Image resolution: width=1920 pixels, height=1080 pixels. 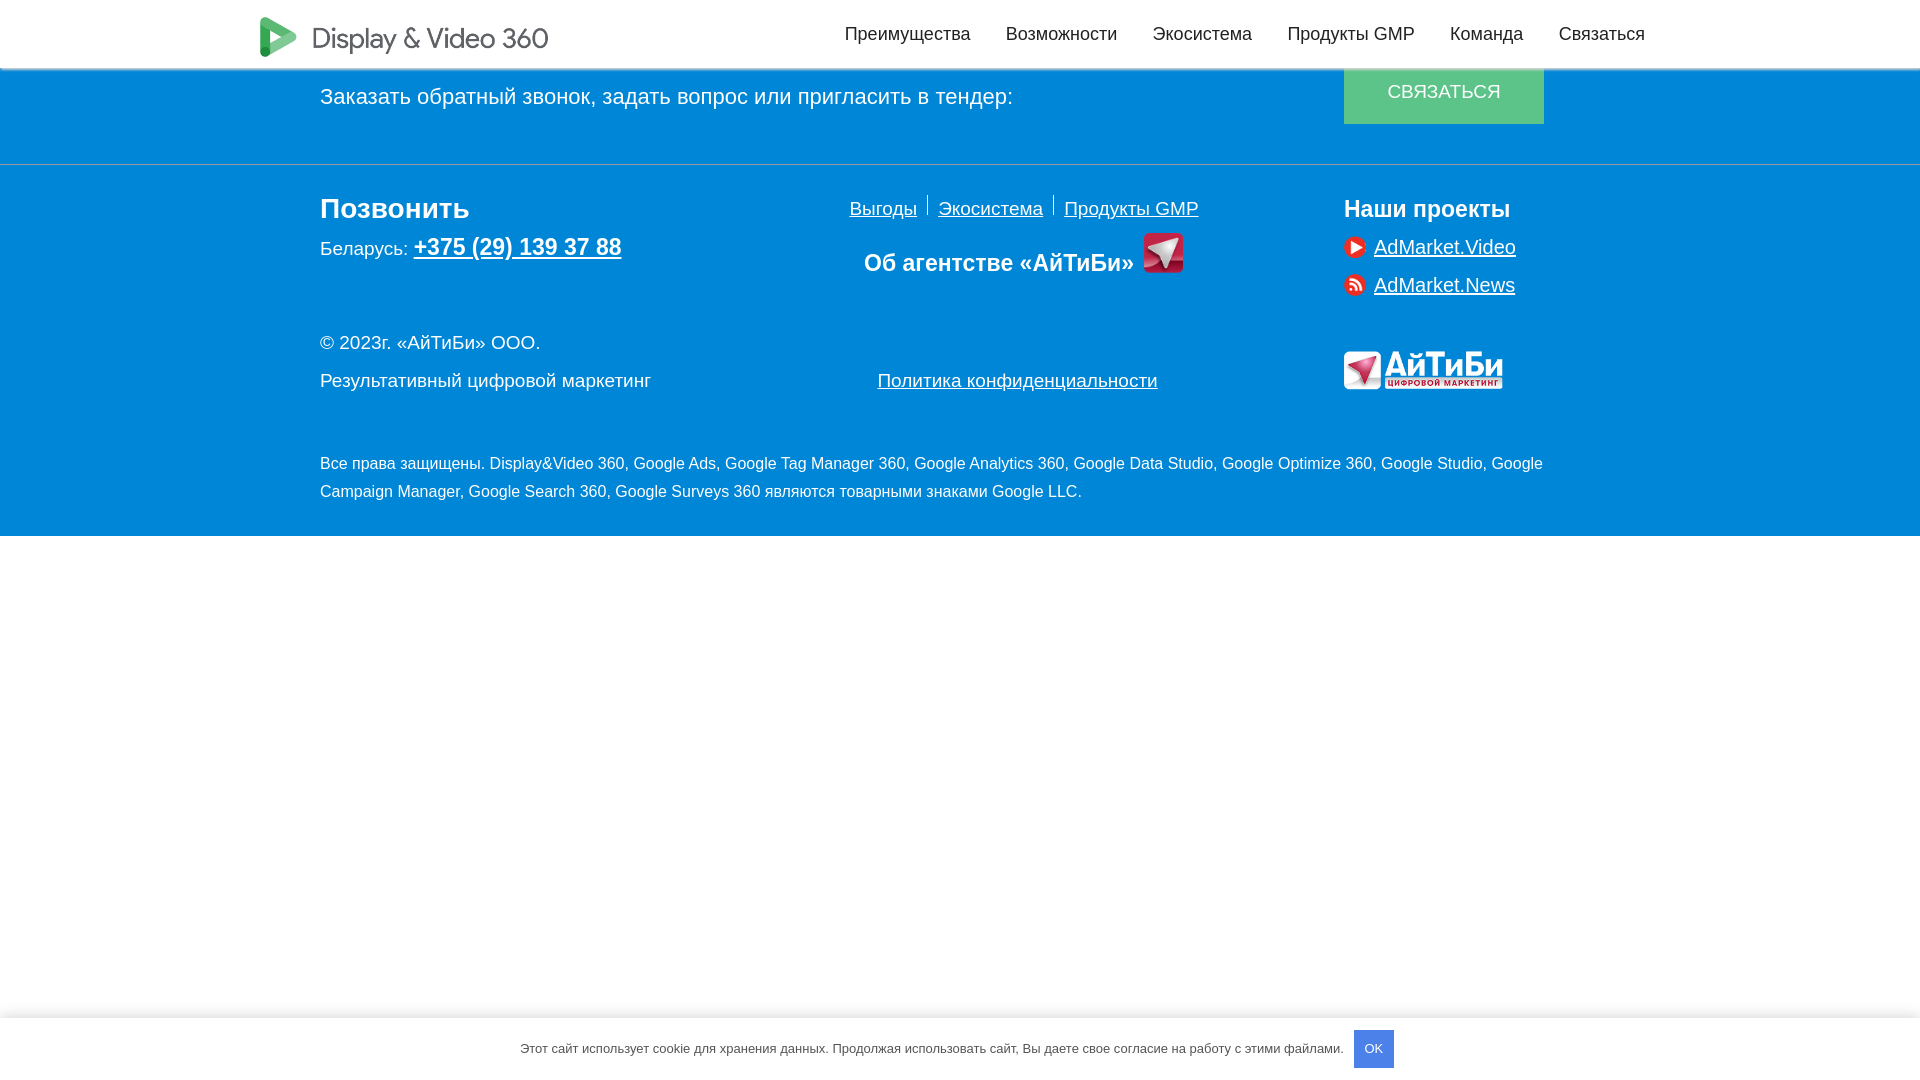 I want to click on 'AdMarket.News', so click(x=1428, y=285).